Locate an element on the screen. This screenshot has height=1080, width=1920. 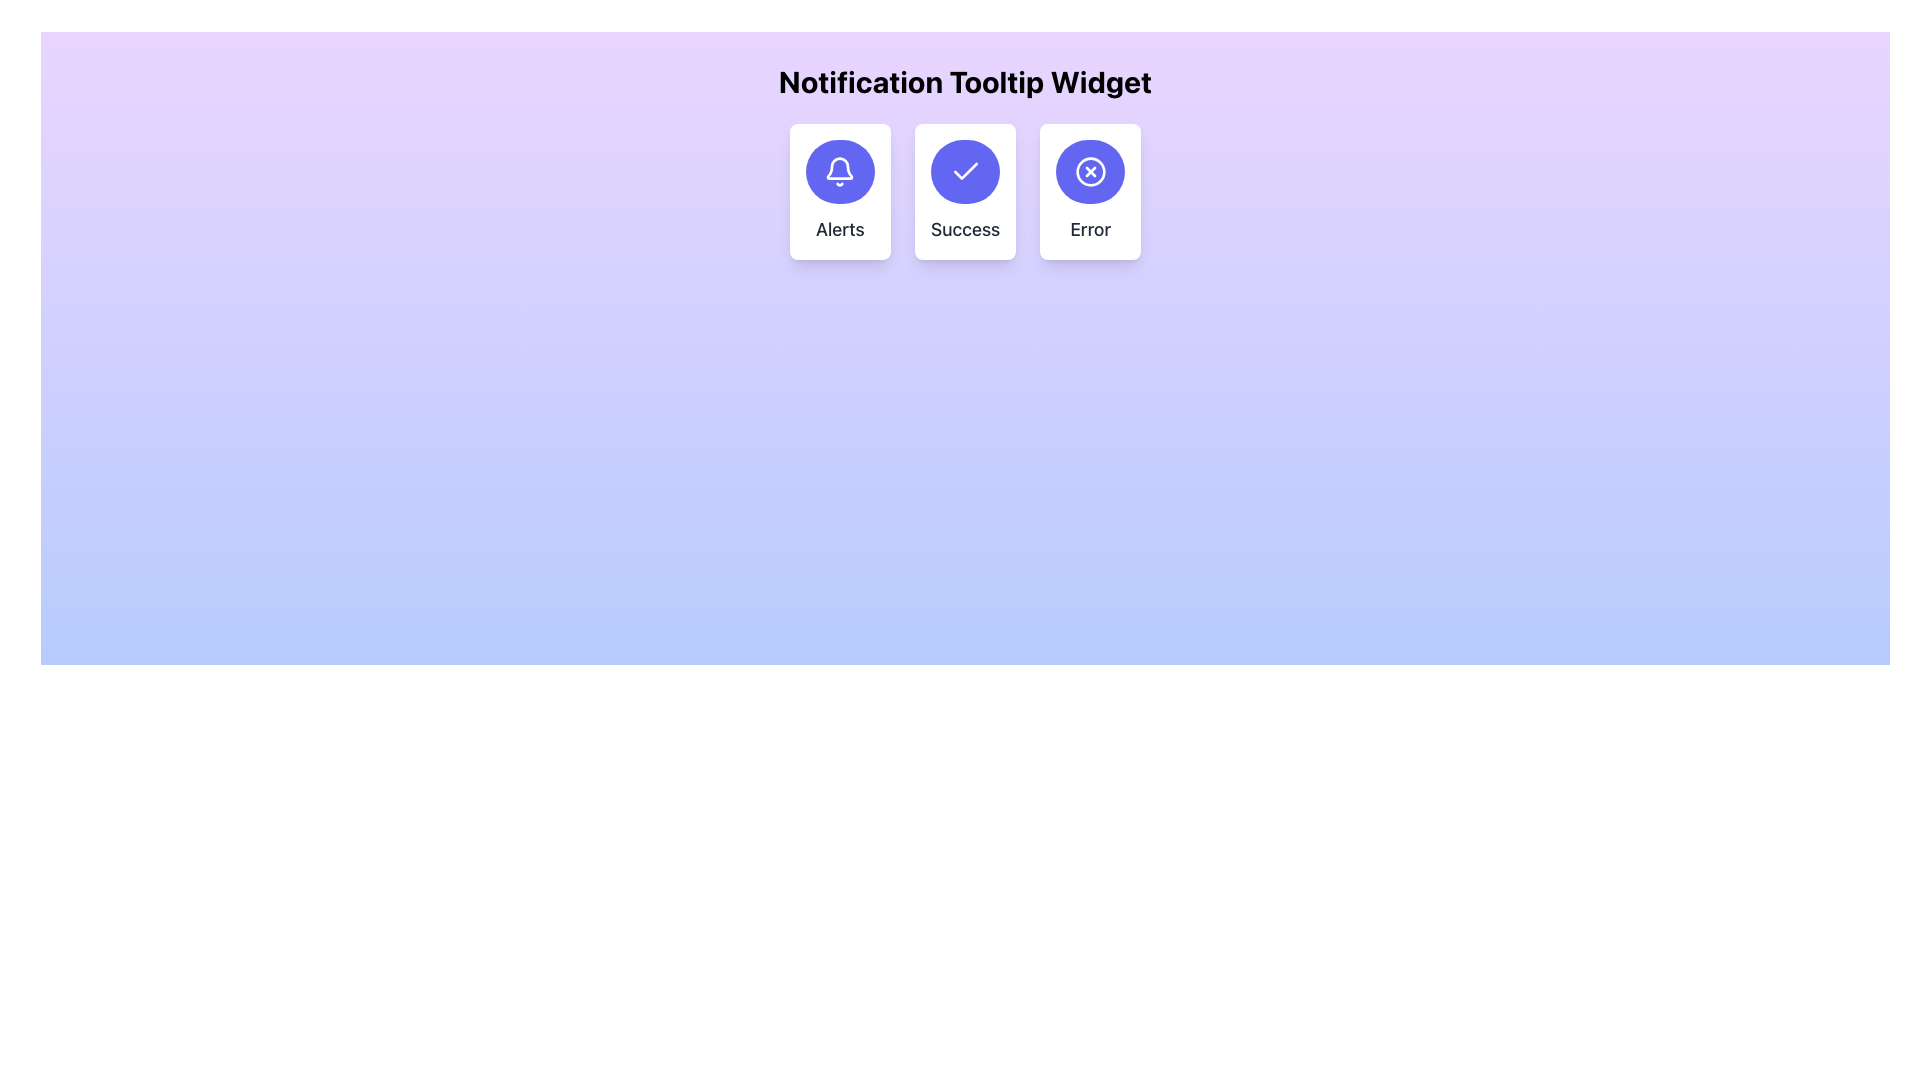
the 'Success' button by clicking on the central checkmark icon, which is visually represented with a white stroke and blue background, indicating a completed action is located at coordinates (965, 171).